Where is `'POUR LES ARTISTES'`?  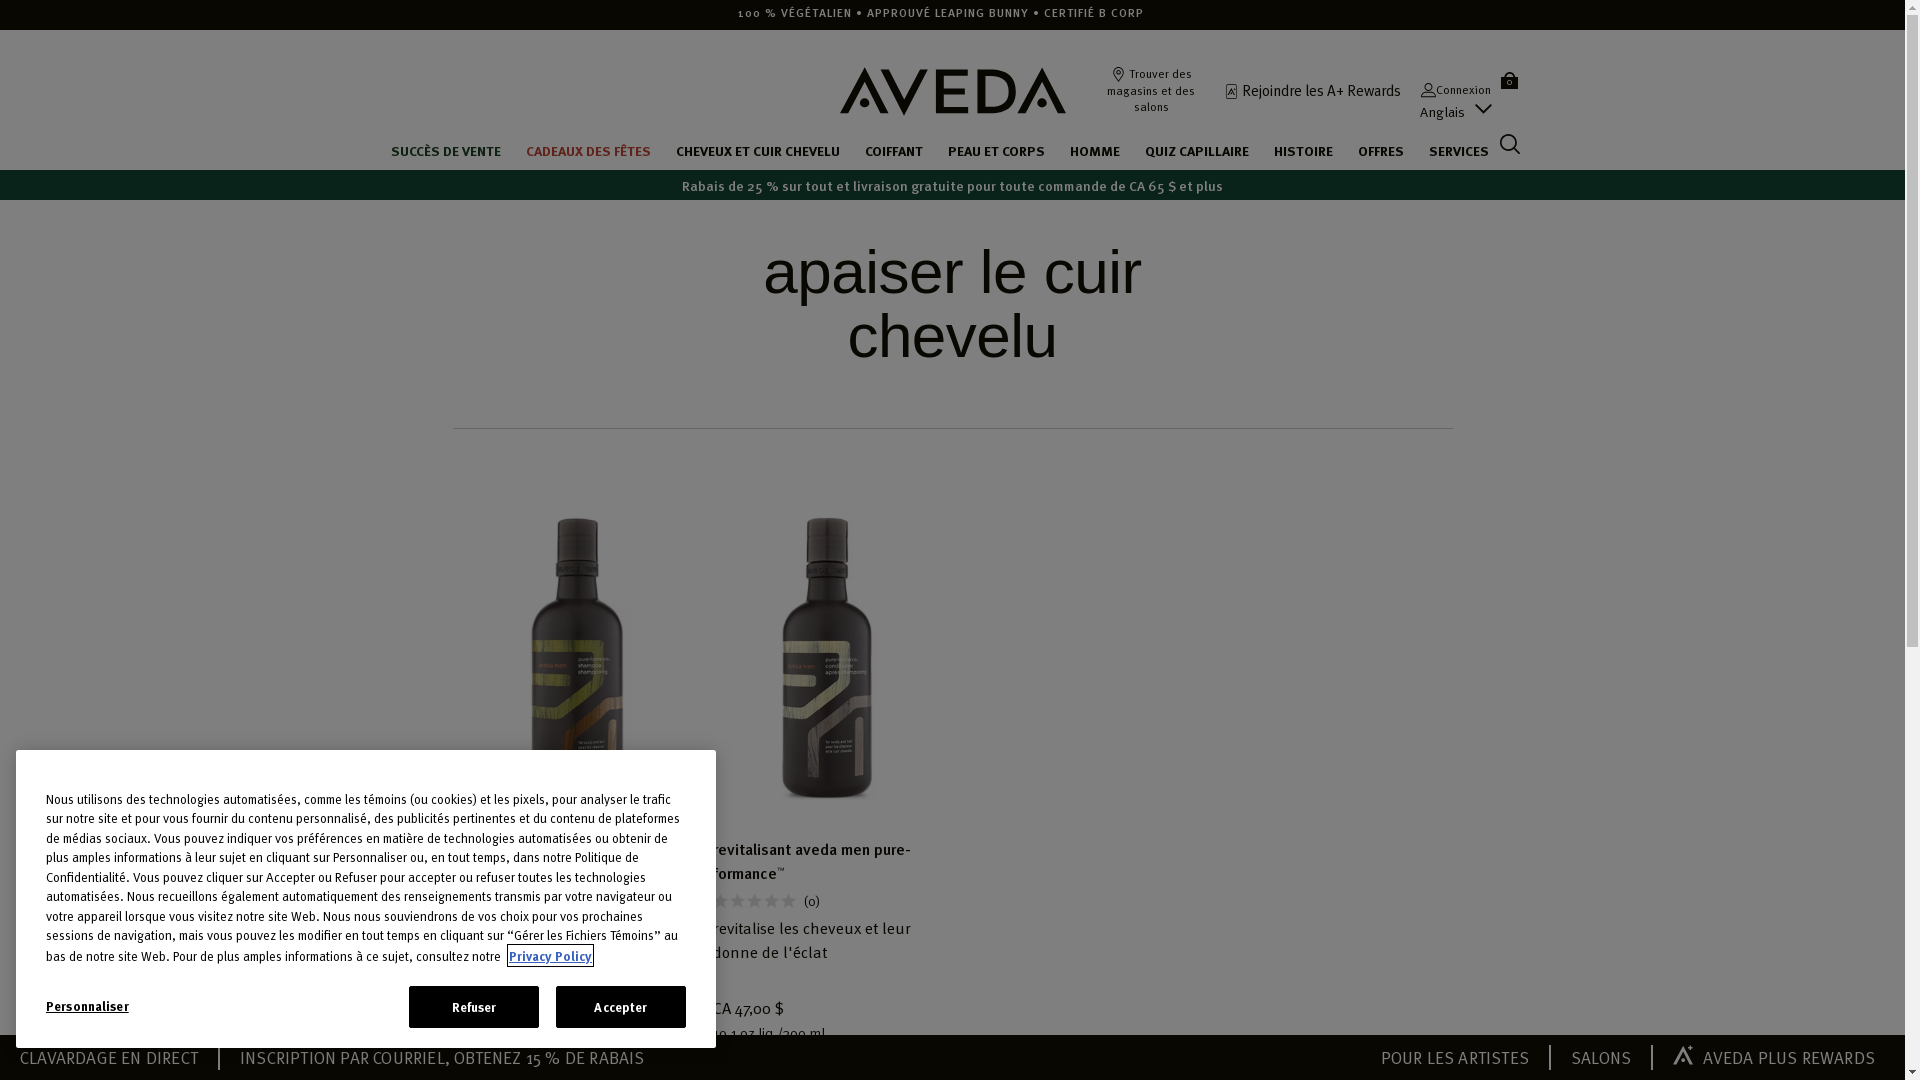
'POUR LES ARTISTES' is located at coordinates (1454, 1055).